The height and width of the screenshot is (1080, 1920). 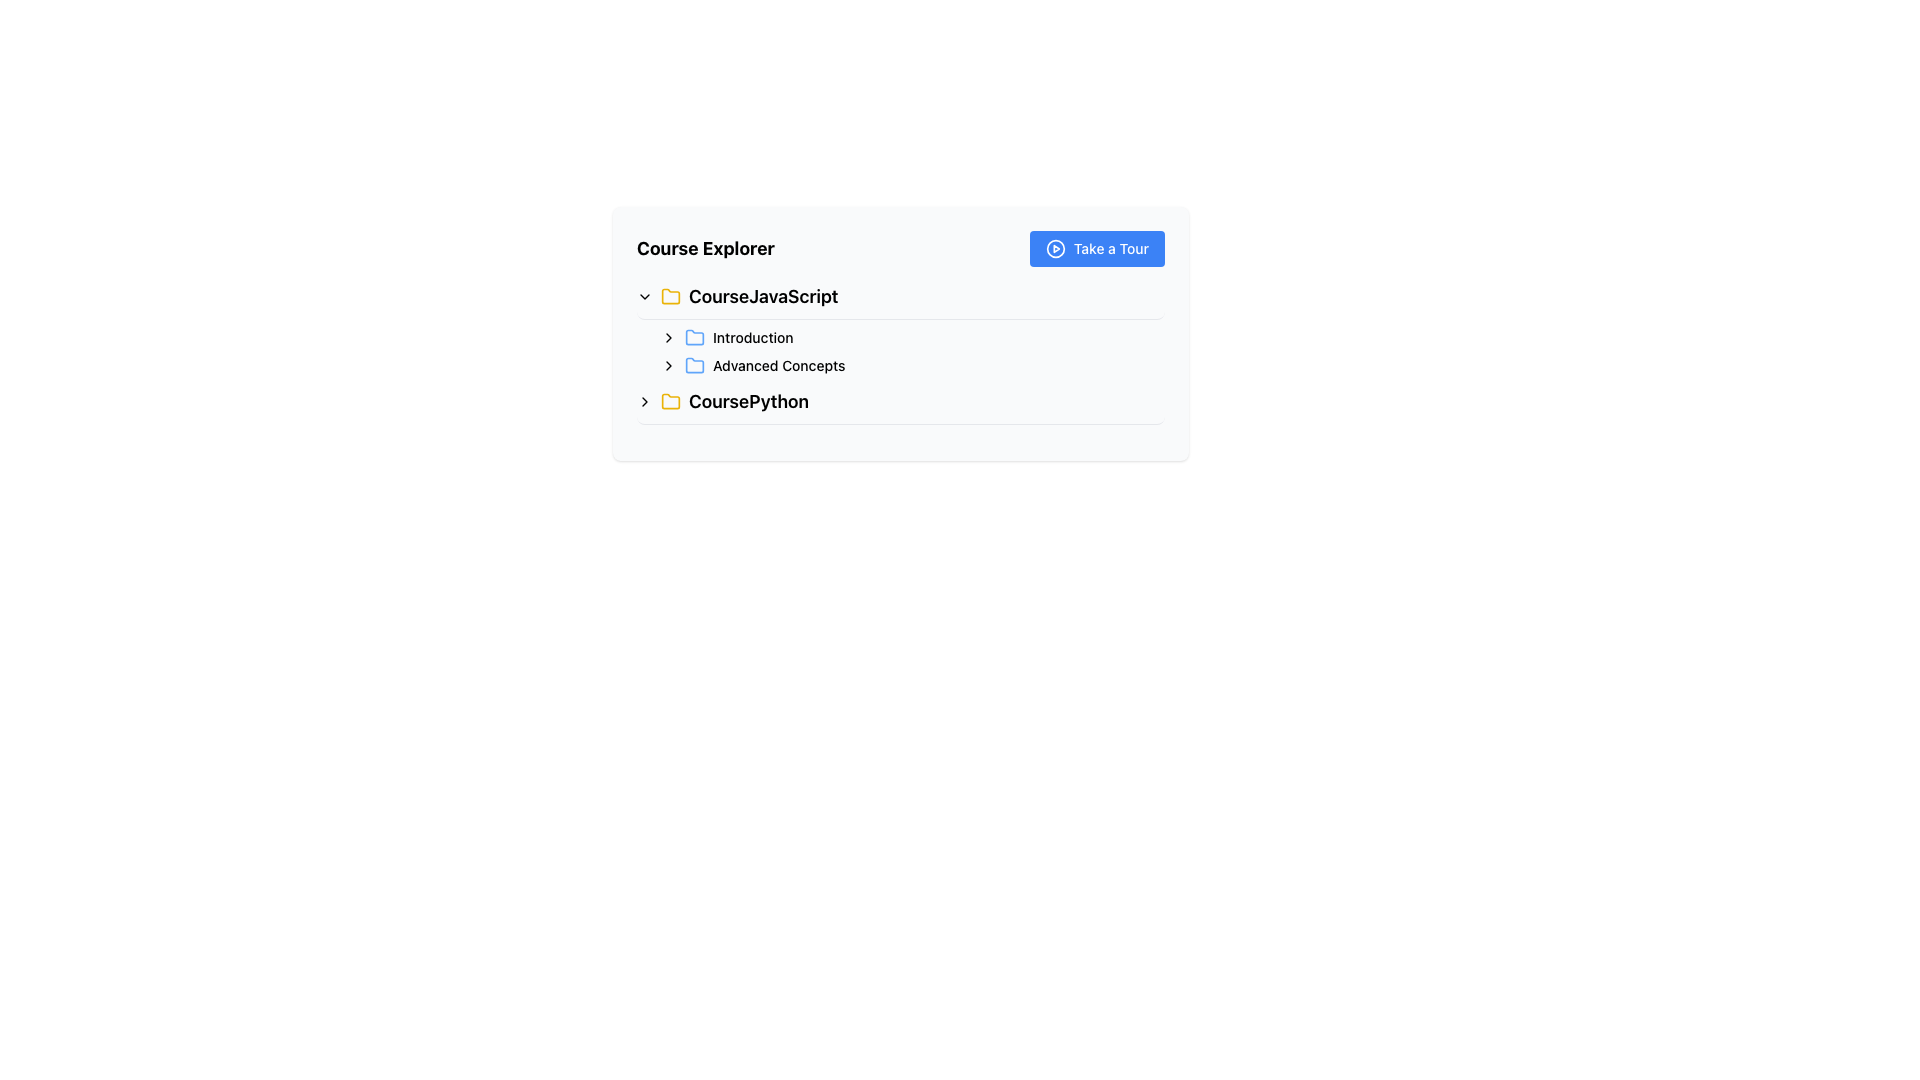 What do you see at coordinates (752, 337) in the screenshot?
I see `the 'Introduction' text label located under the 'CourseJavaScript' category` at bounding box center [752, 337].